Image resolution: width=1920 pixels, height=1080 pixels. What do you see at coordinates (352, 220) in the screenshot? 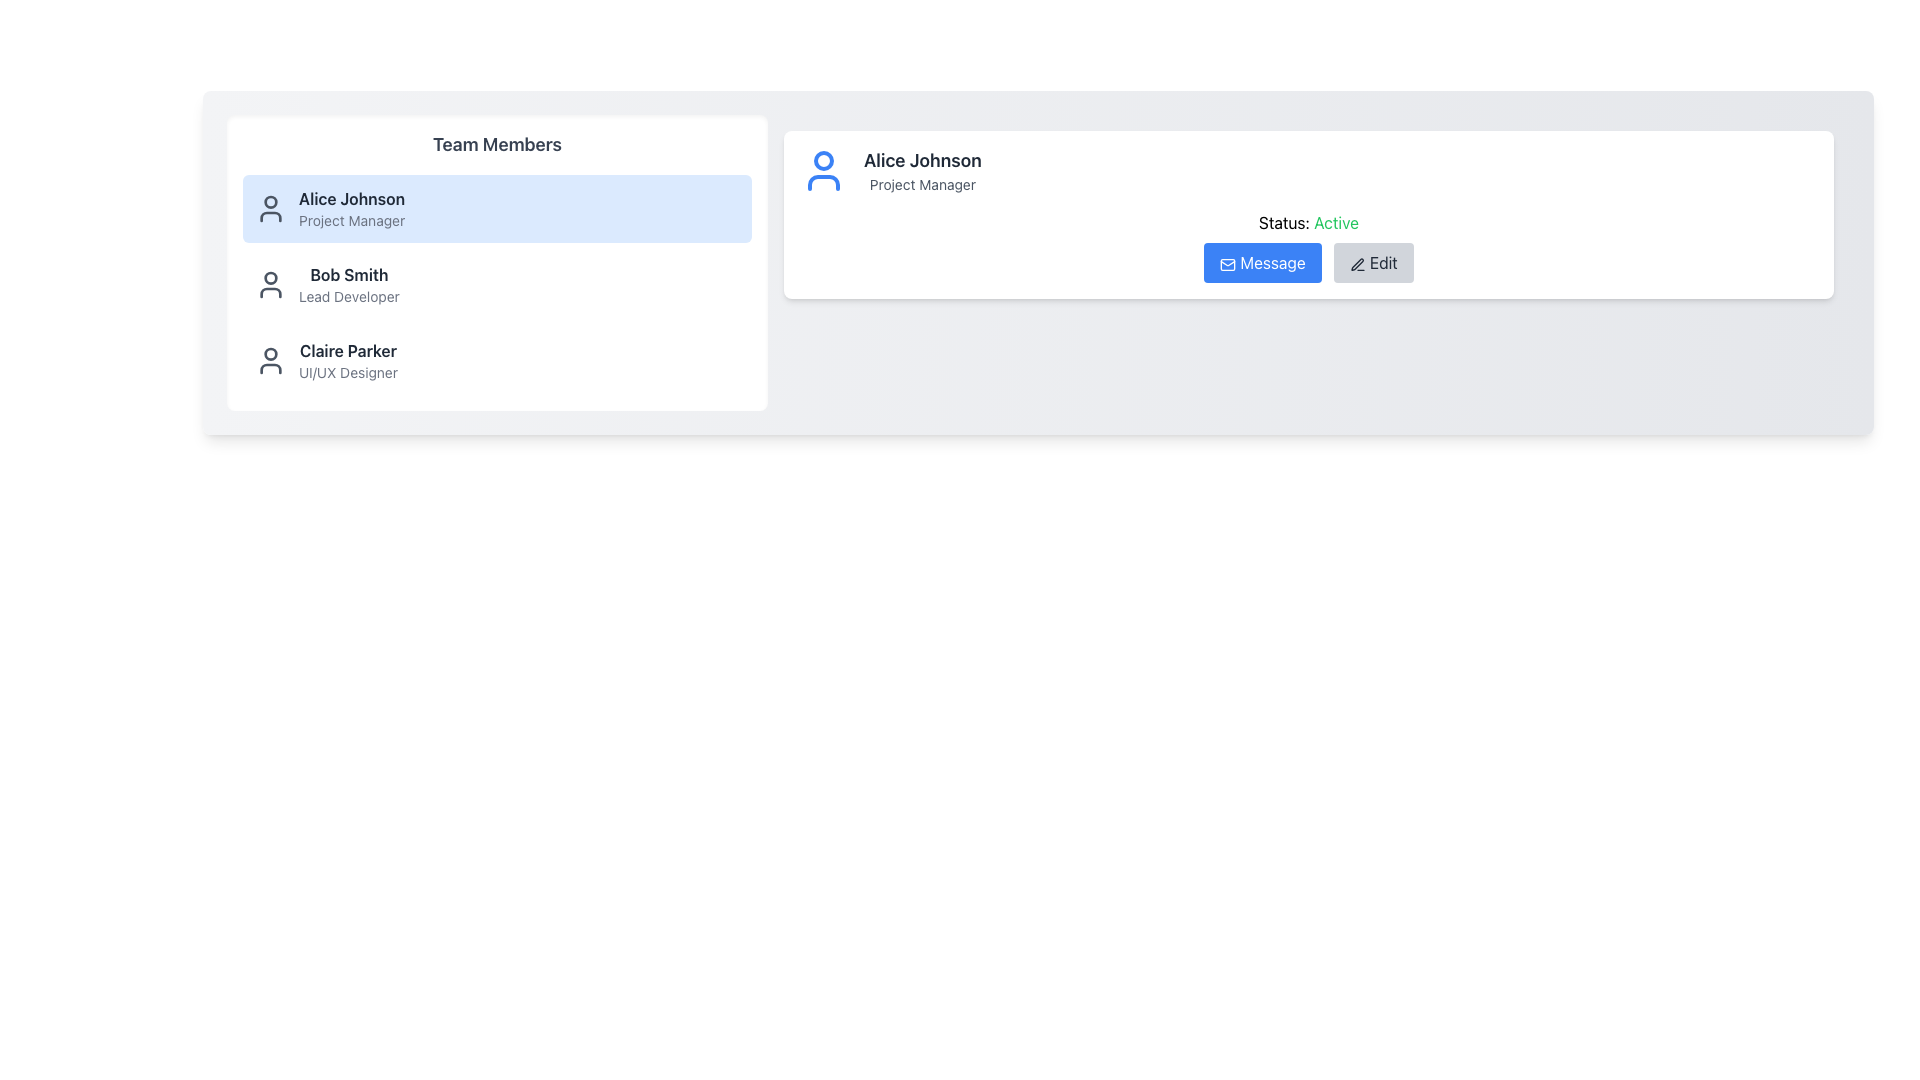
I see `the text label that describes 'Project Manager' for the team member 'Alice Johnson', which is styled in gray and positioned below the name within the highlighted list item in the 'Team Members' section` at bounding box center [352, 220].